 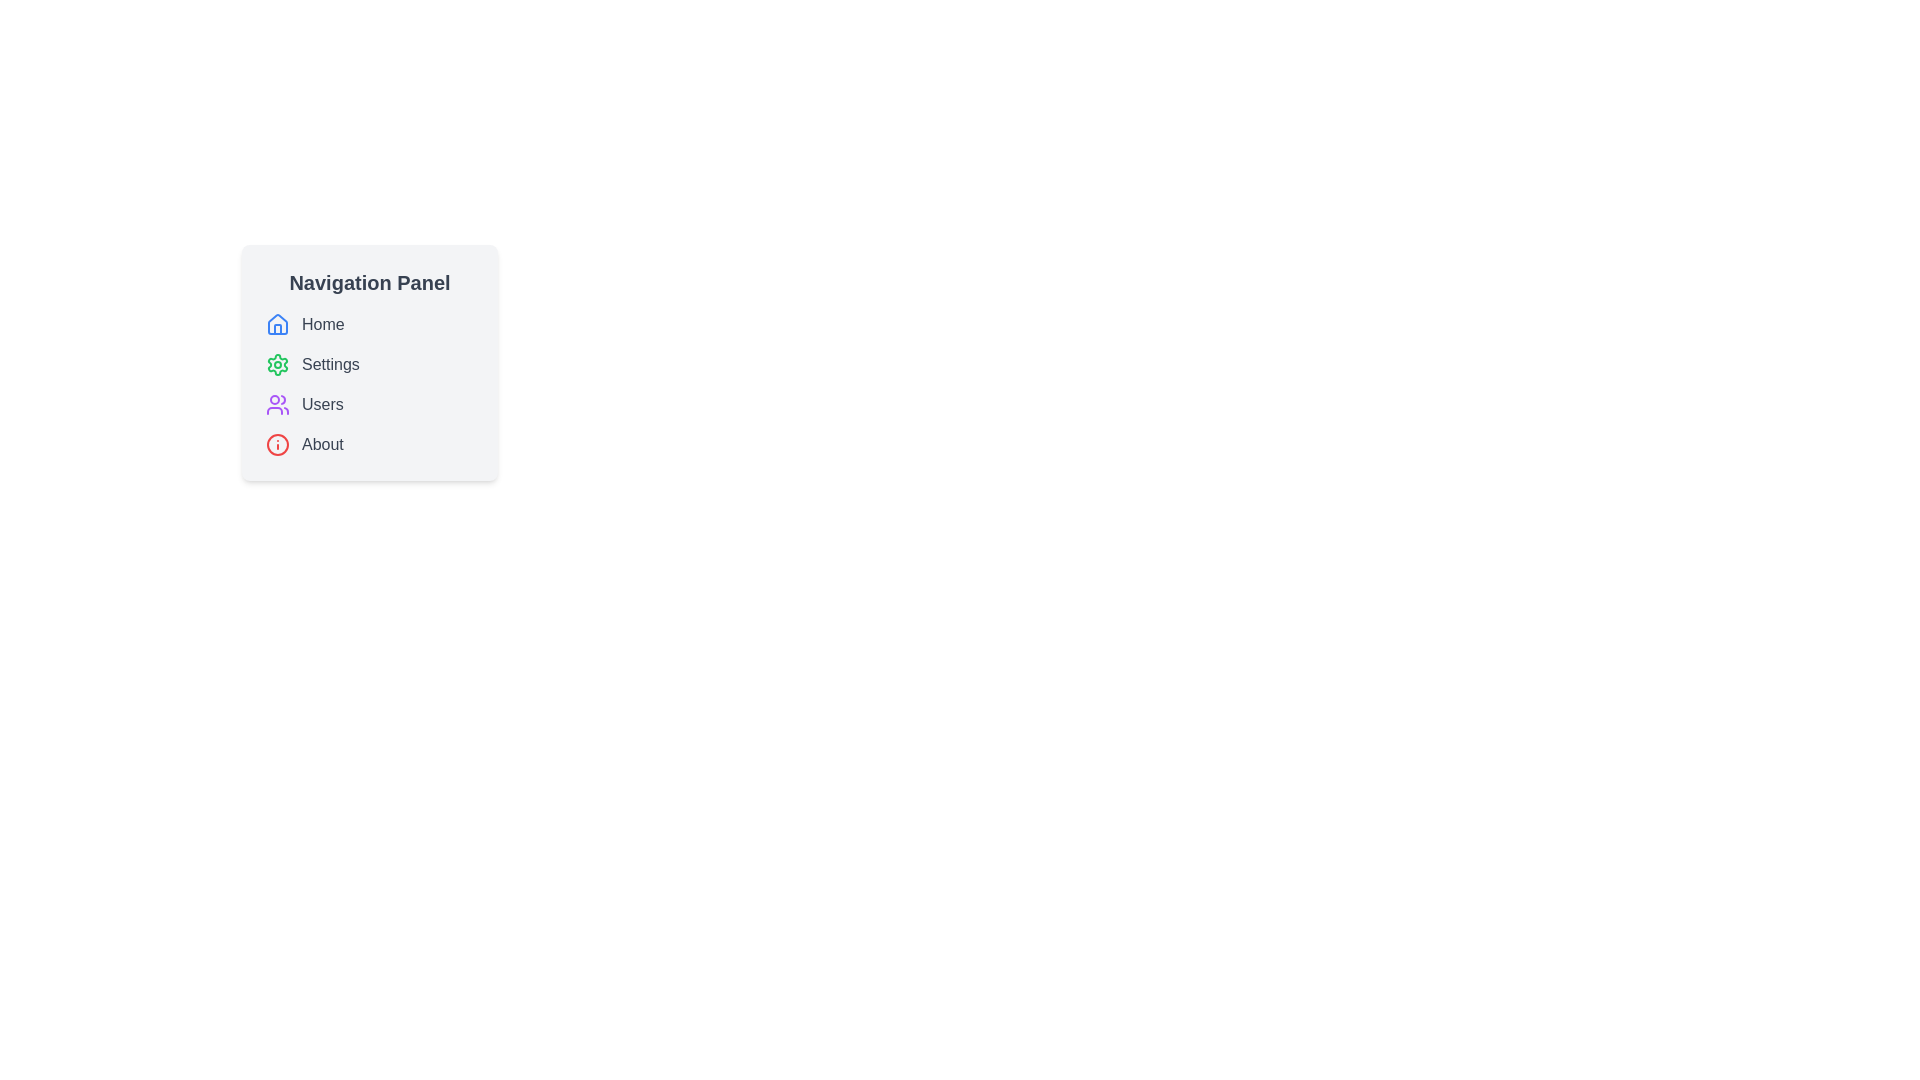 I want to click on the Navigation Menu located centrally within the 'Navigation Panel', so click(x=369, y=385).